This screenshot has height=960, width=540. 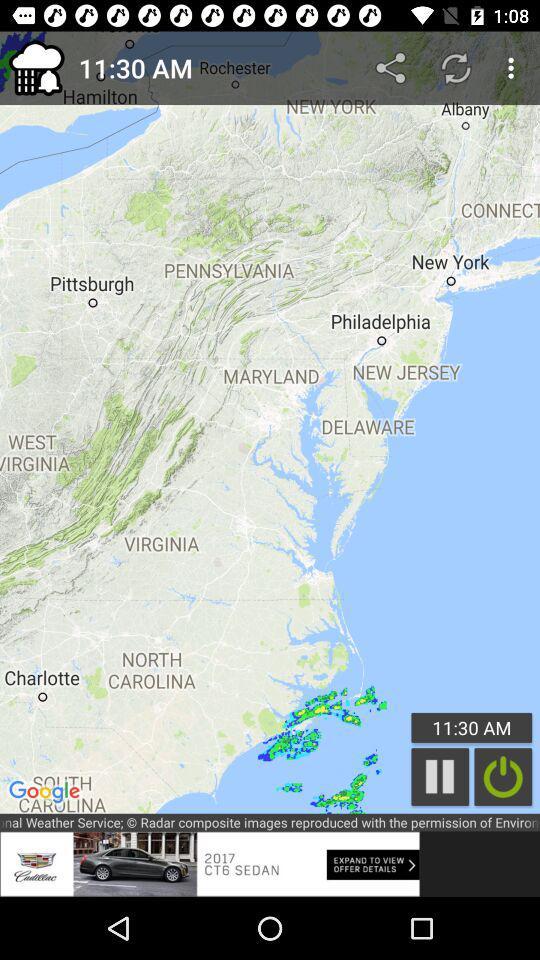 What do you see at coordinates (502, 776) in the screenshot?
I see `rain alarm search botton` at bounding box center [502, 776].